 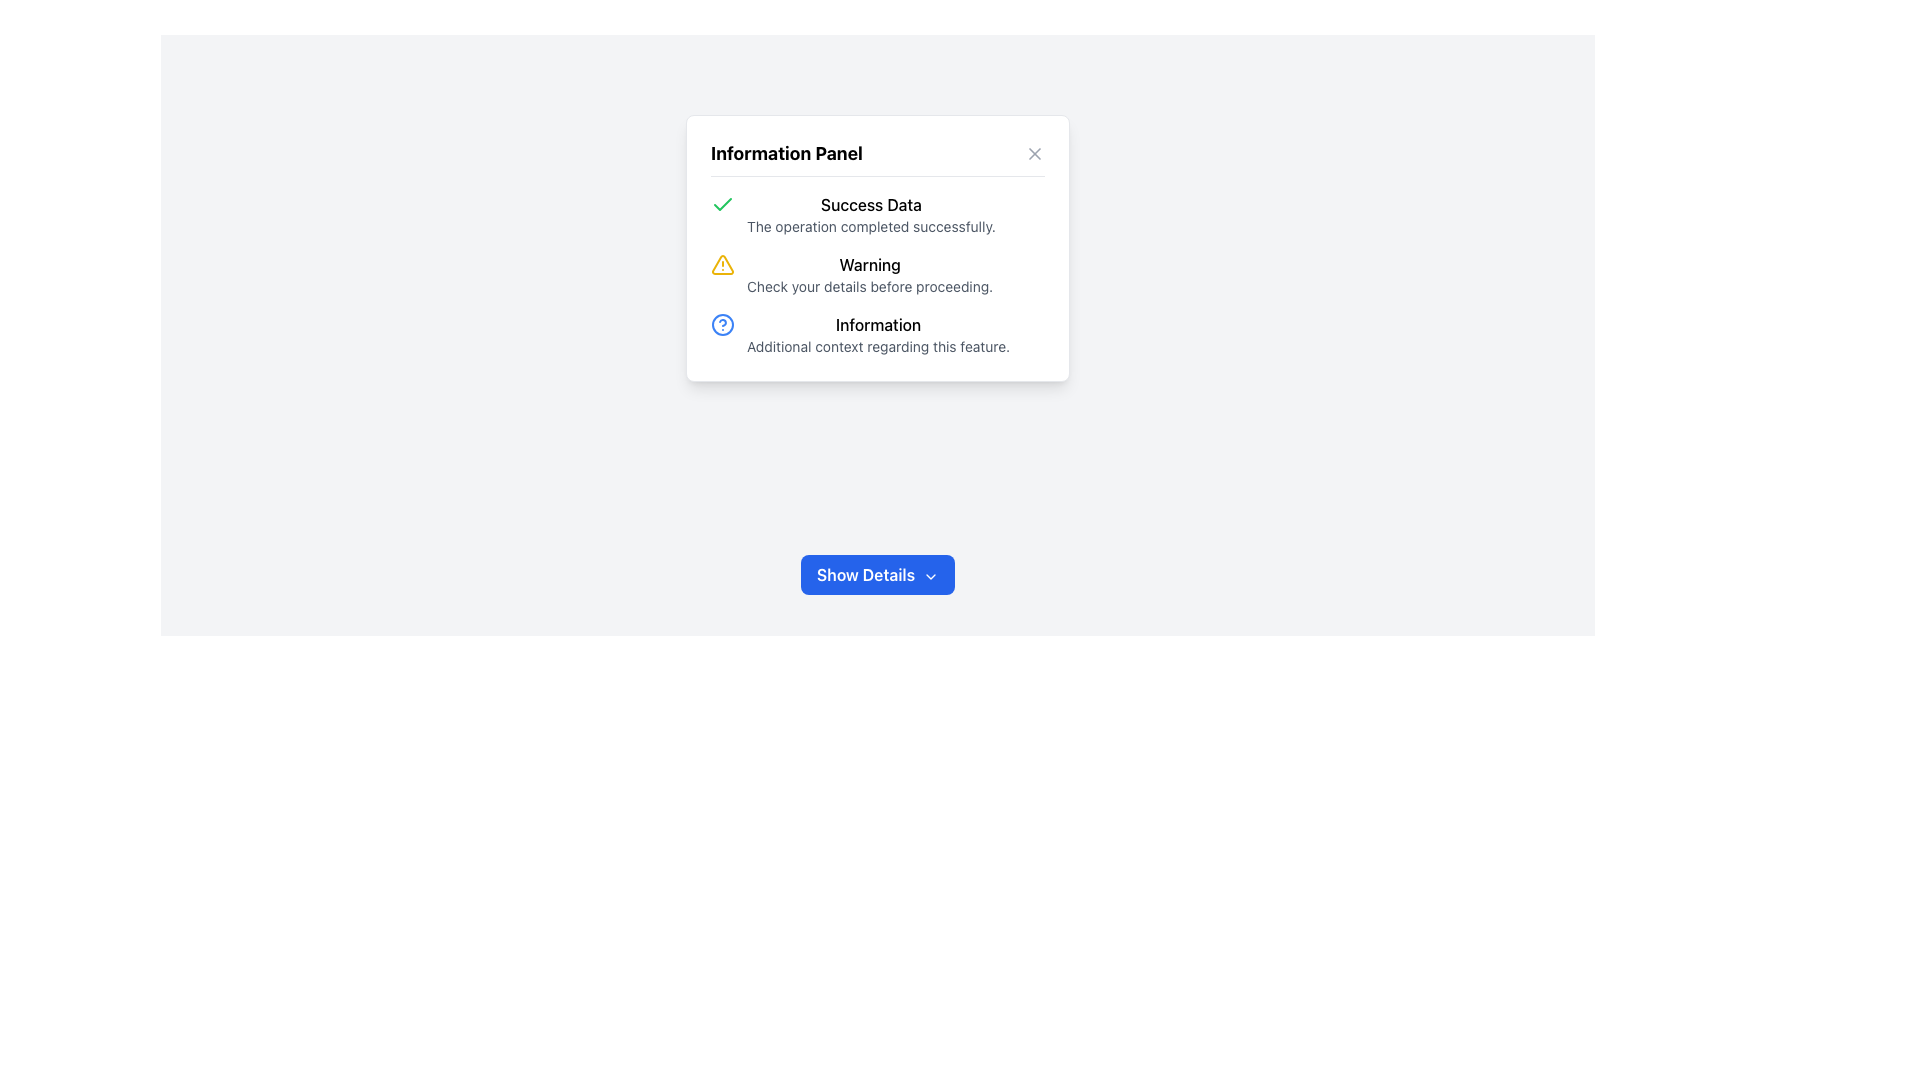 What do you see at coordinates (785, 153) in the screenshot?
I see `the static text label reading 'Information Panel', which is styled in bold and presented in a larger font size, located in the top-left section of a white rectangular panel` at bounding box center [785, 153].